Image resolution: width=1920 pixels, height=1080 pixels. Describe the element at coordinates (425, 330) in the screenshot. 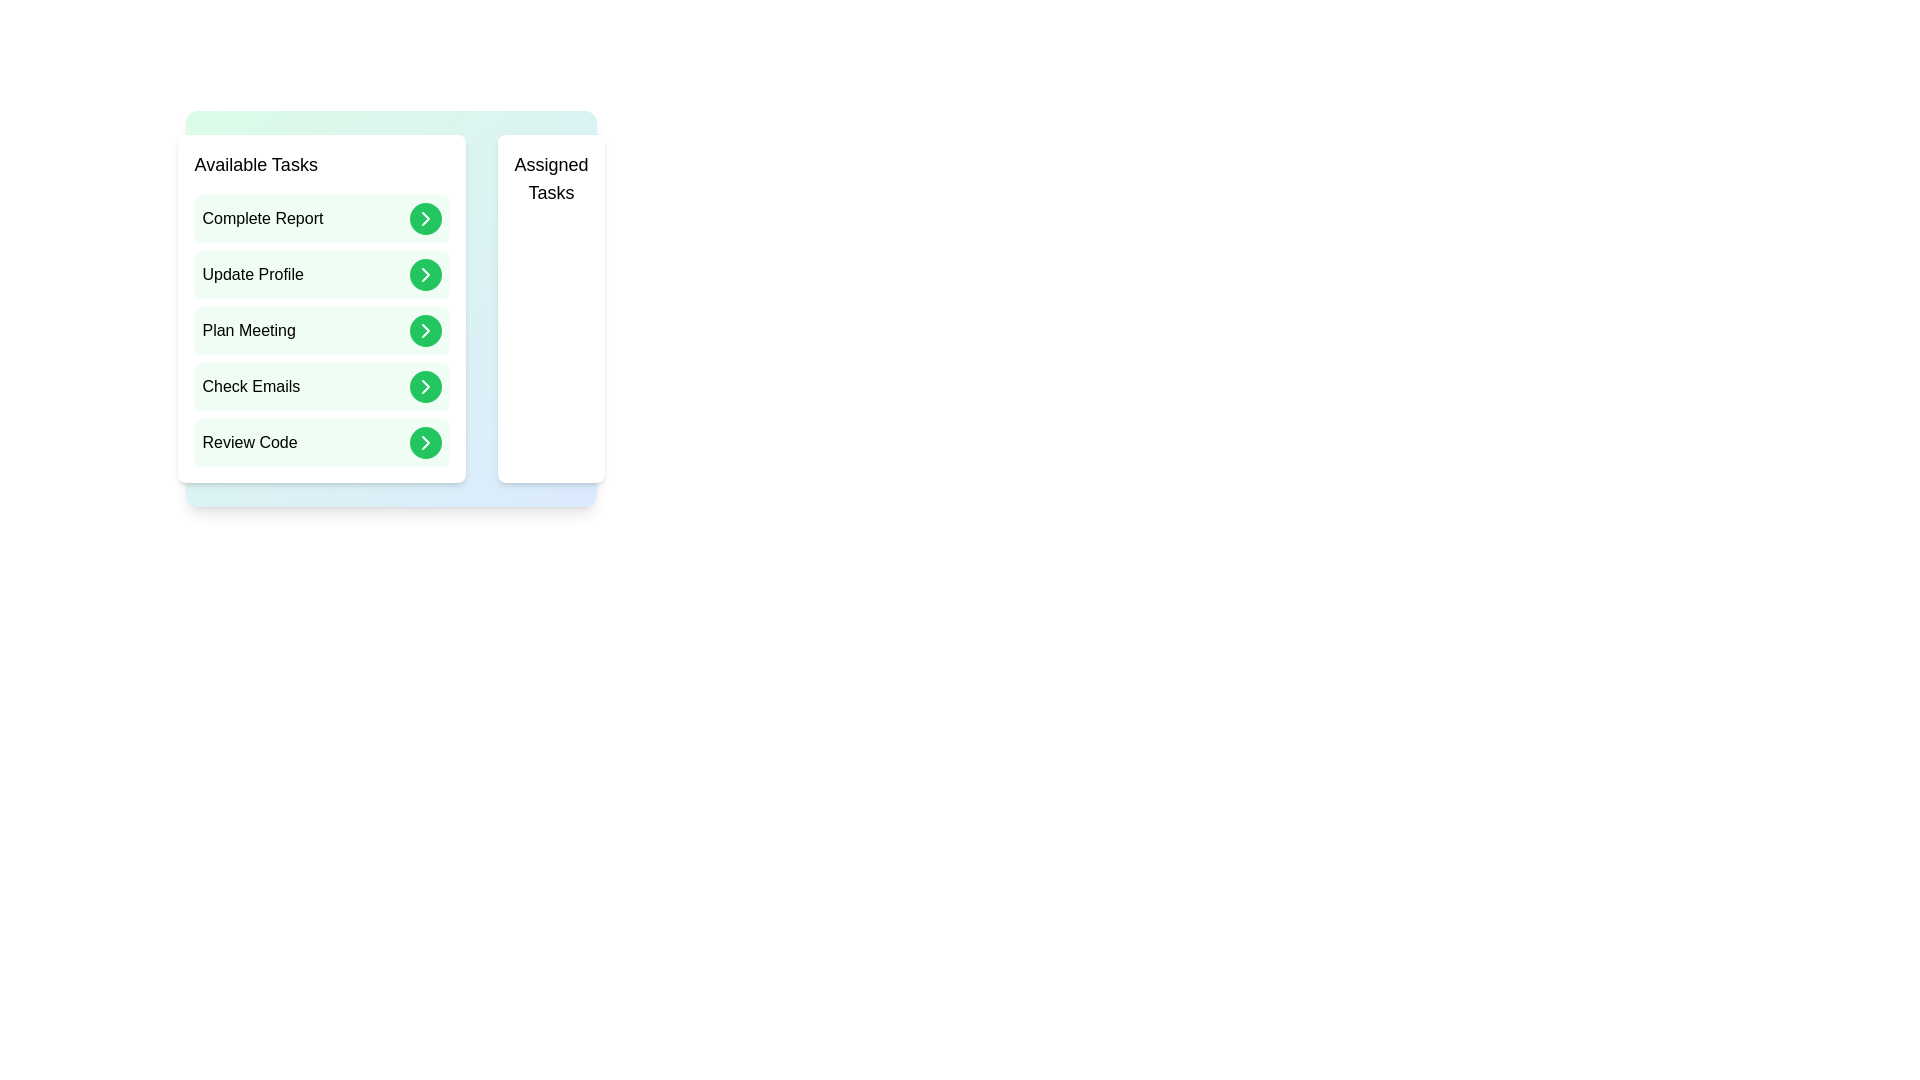

I see `the button corresponding to Plan Meeting` at that location.